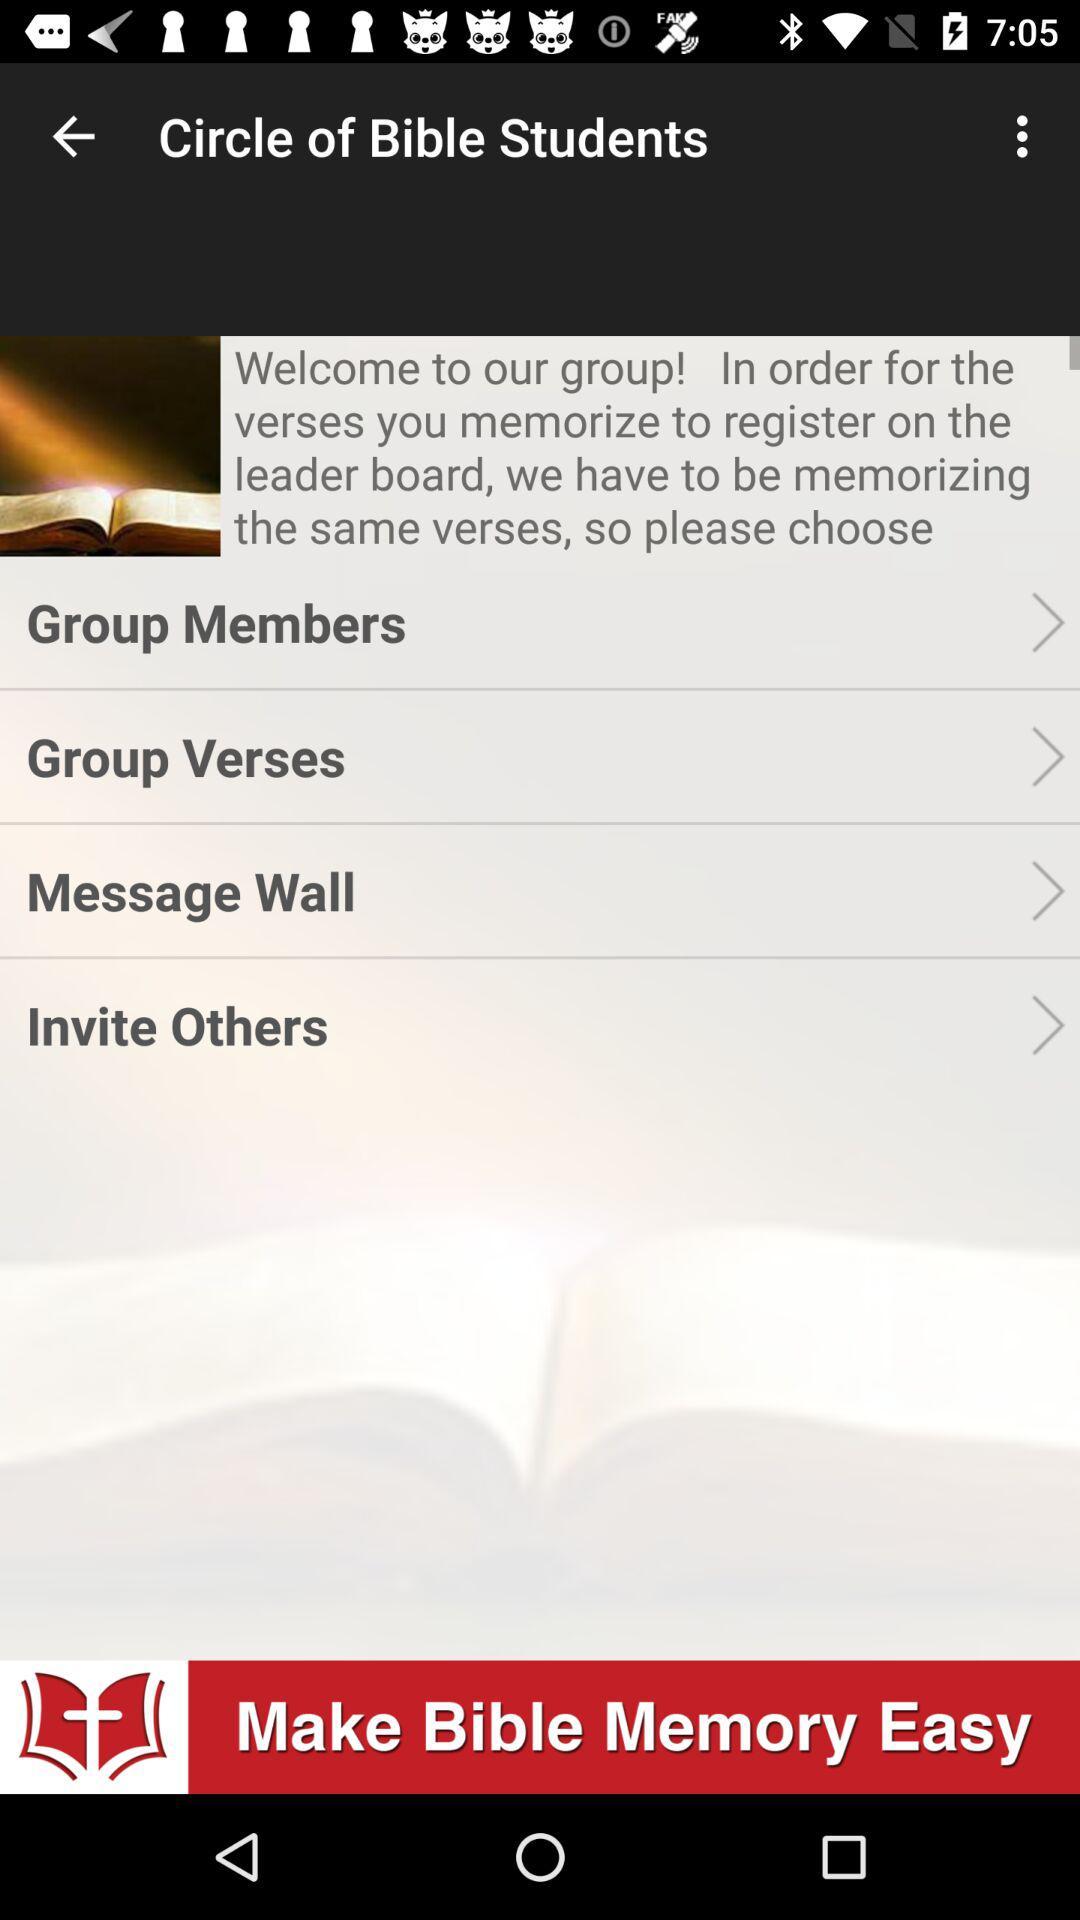  I want to click on app above group verses, so click(527, 621).